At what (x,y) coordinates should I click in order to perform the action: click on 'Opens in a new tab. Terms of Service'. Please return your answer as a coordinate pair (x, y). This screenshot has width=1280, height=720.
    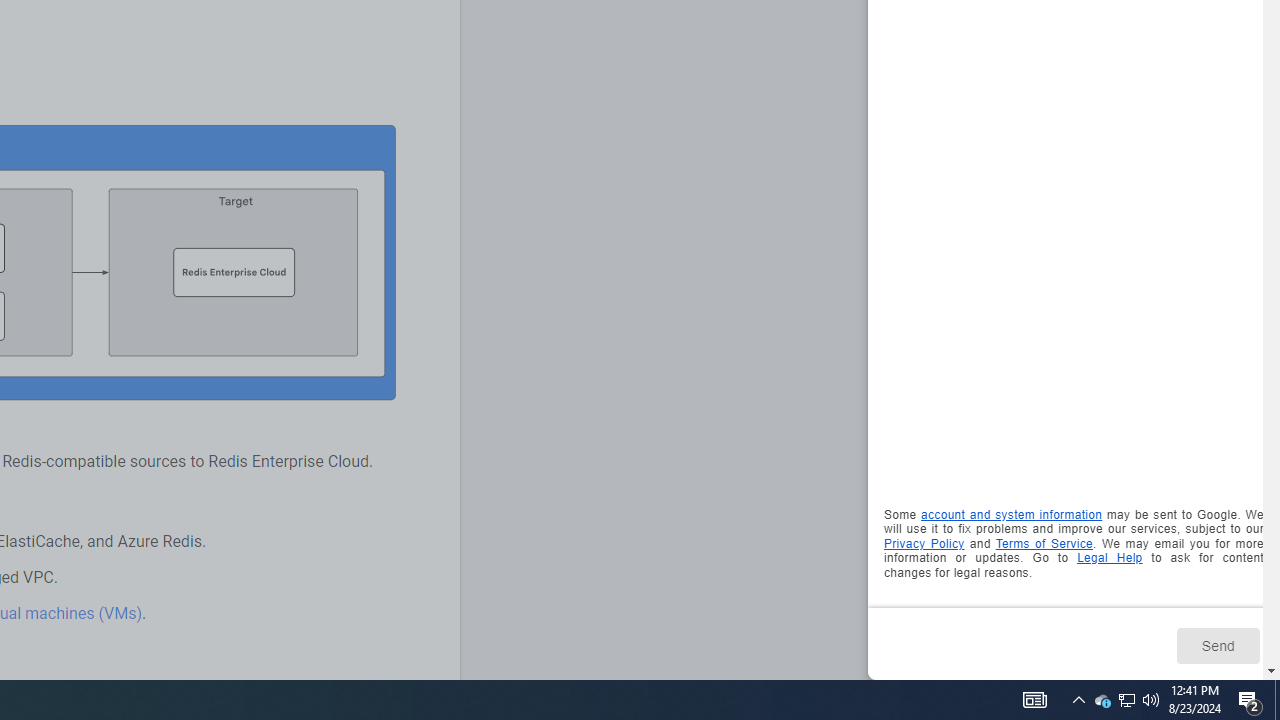
    Looking at the image, I should click on (1043, 543).